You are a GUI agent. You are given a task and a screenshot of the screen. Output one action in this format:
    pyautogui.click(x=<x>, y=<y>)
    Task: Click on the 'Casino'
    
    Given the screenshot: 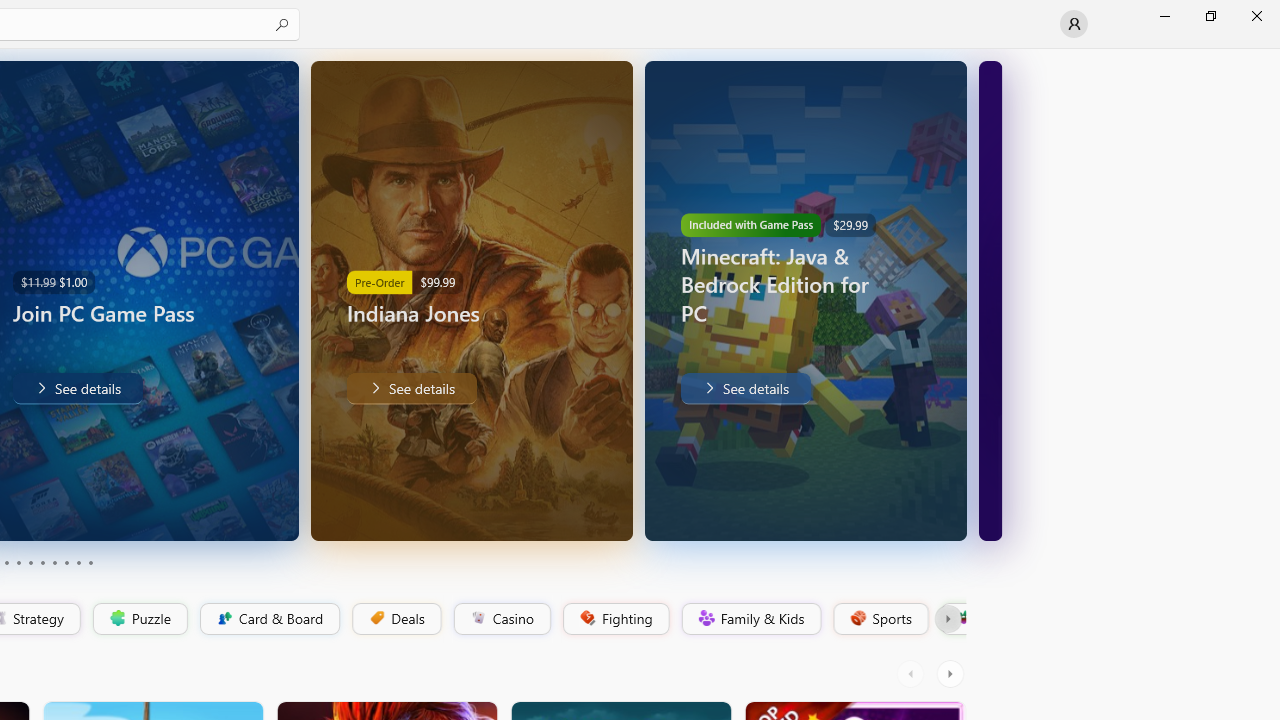 What is the action you would take?
    pyautogui.click(x=501, y=618)
    